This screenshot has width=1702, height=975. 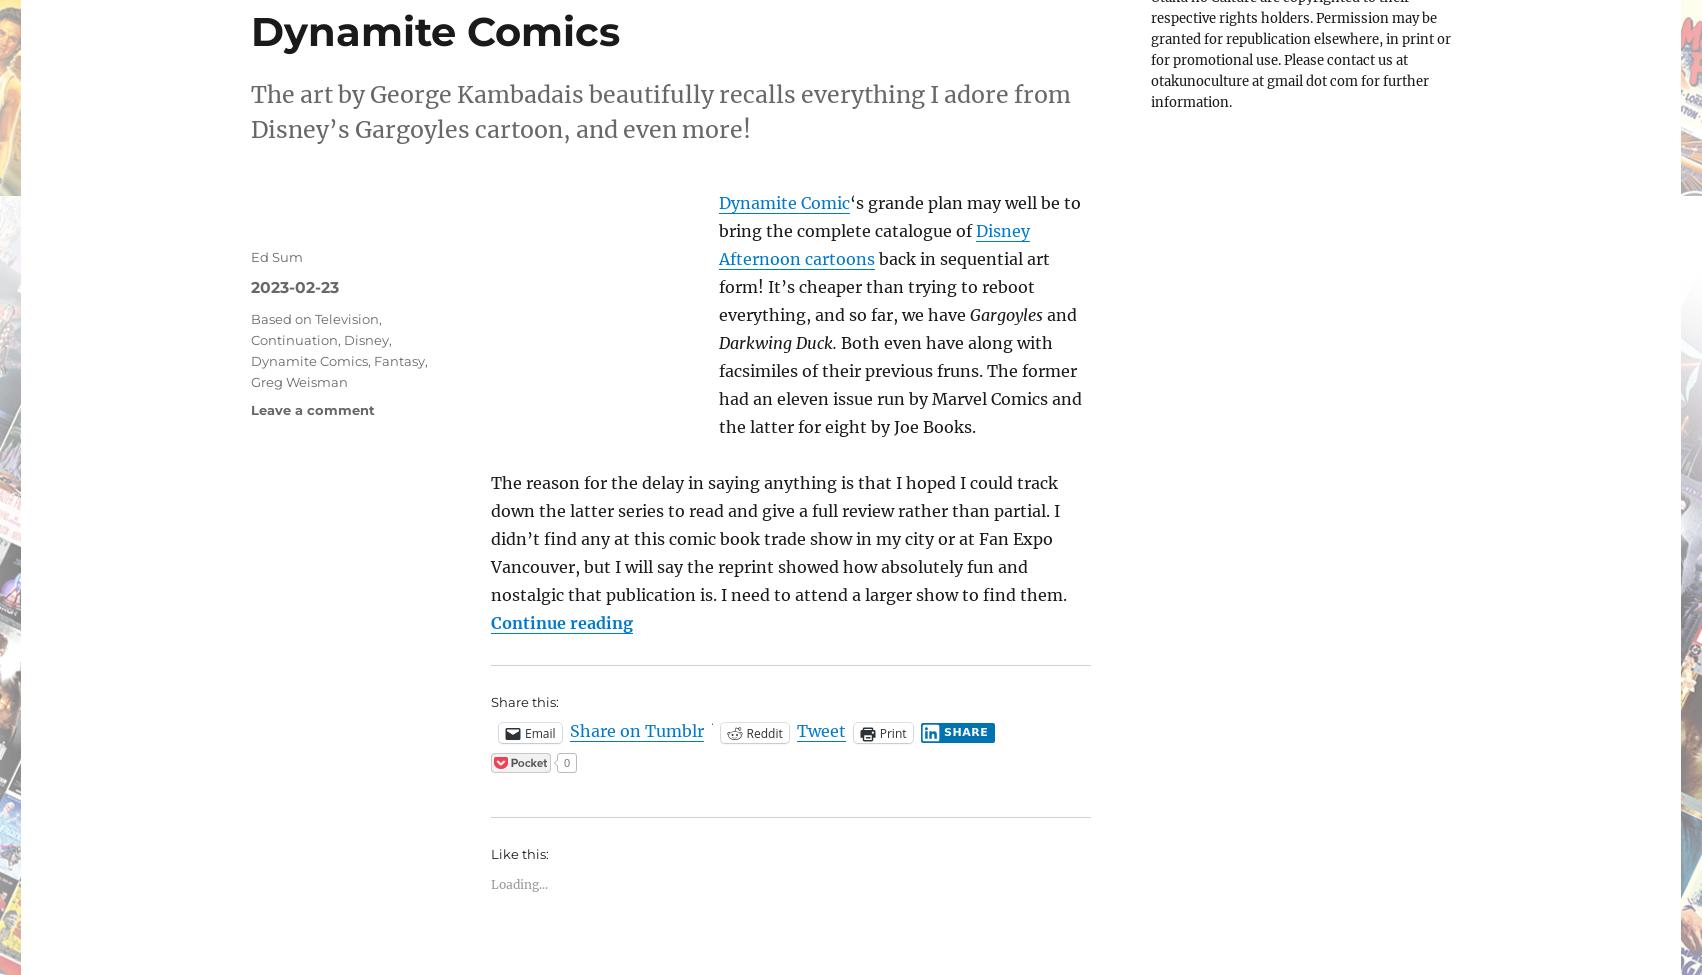 What do you see at coordinates (366, 338) in the screenshot?
I see `'Disney'` at bounding box center [366, 338].